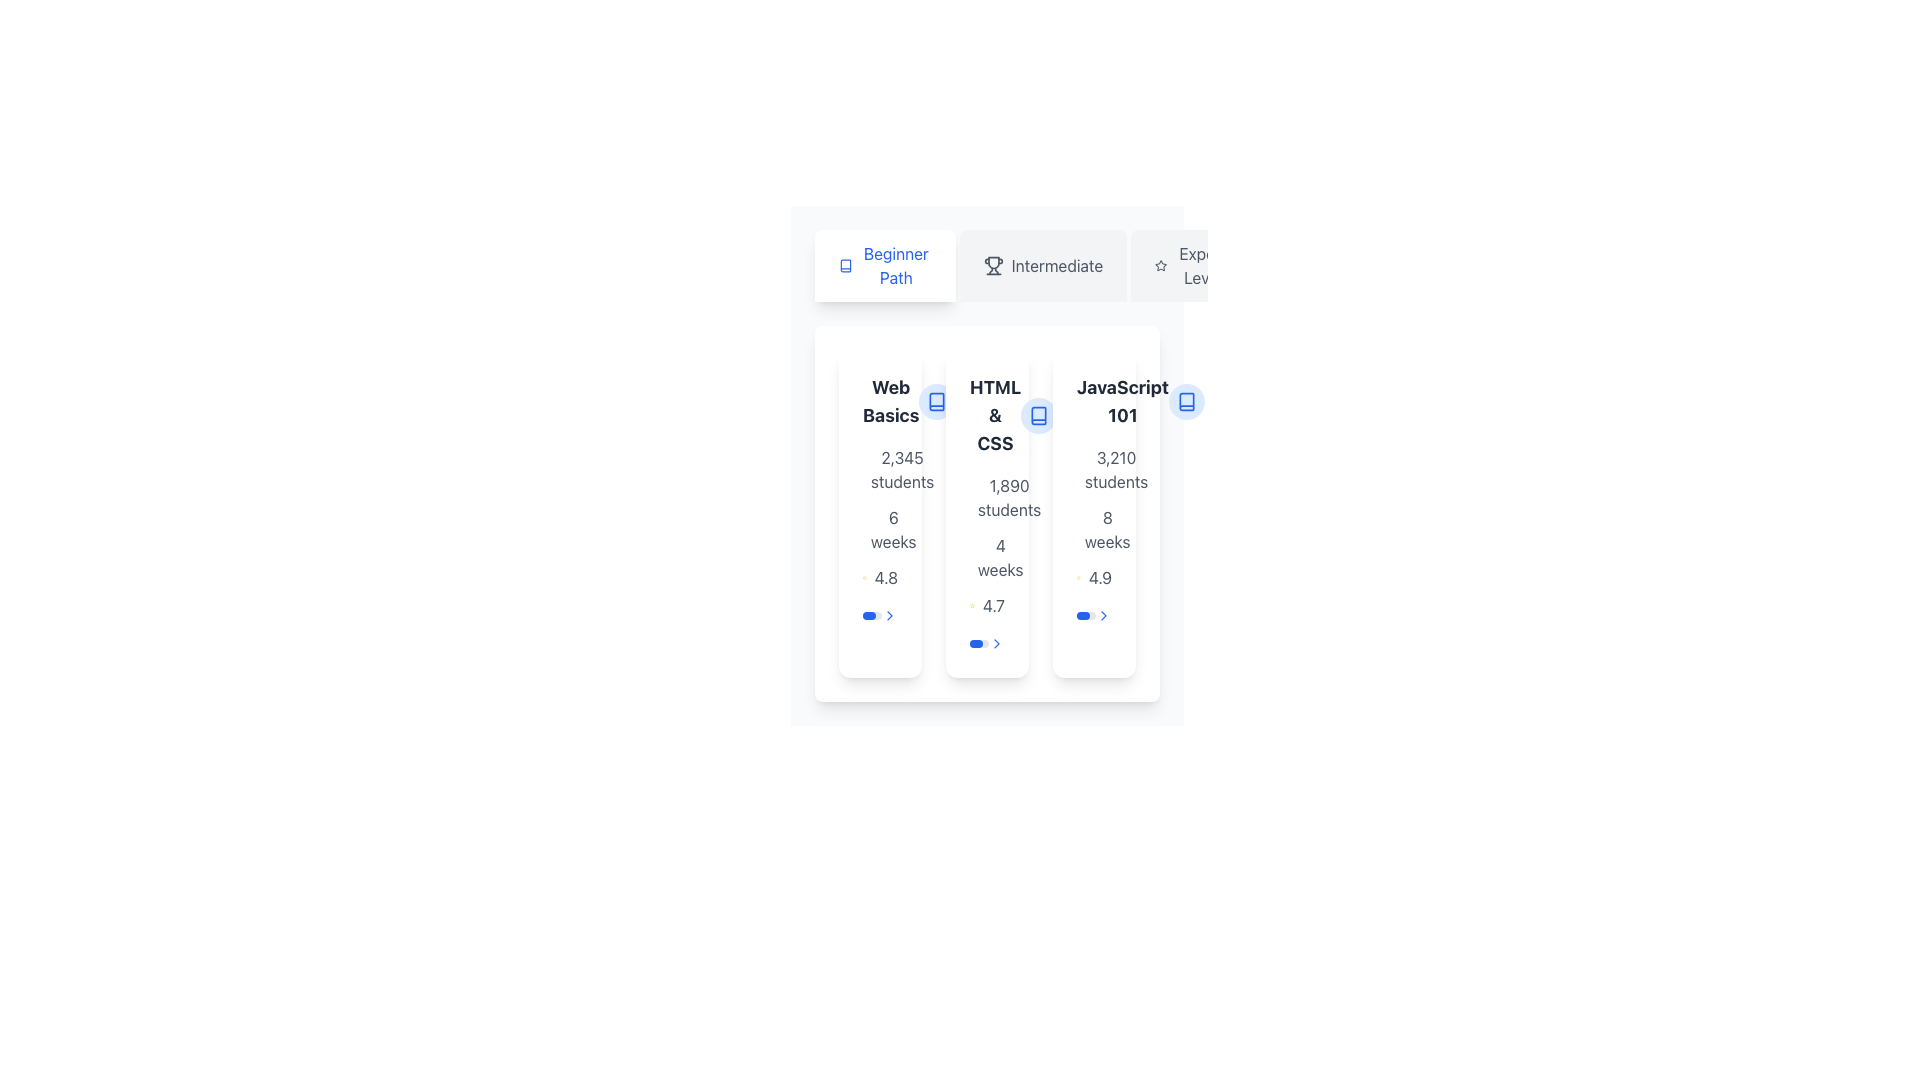 Image resolution: width=1920 pixels, height=1080 pixels. Describe the element at coordinates (1009, 496) in the screenshot. I see `the static text display that shows '1,890 students', which is centrally positioned in the middle card of the three-card layout for the 'HTML & CSS' course` at that location.